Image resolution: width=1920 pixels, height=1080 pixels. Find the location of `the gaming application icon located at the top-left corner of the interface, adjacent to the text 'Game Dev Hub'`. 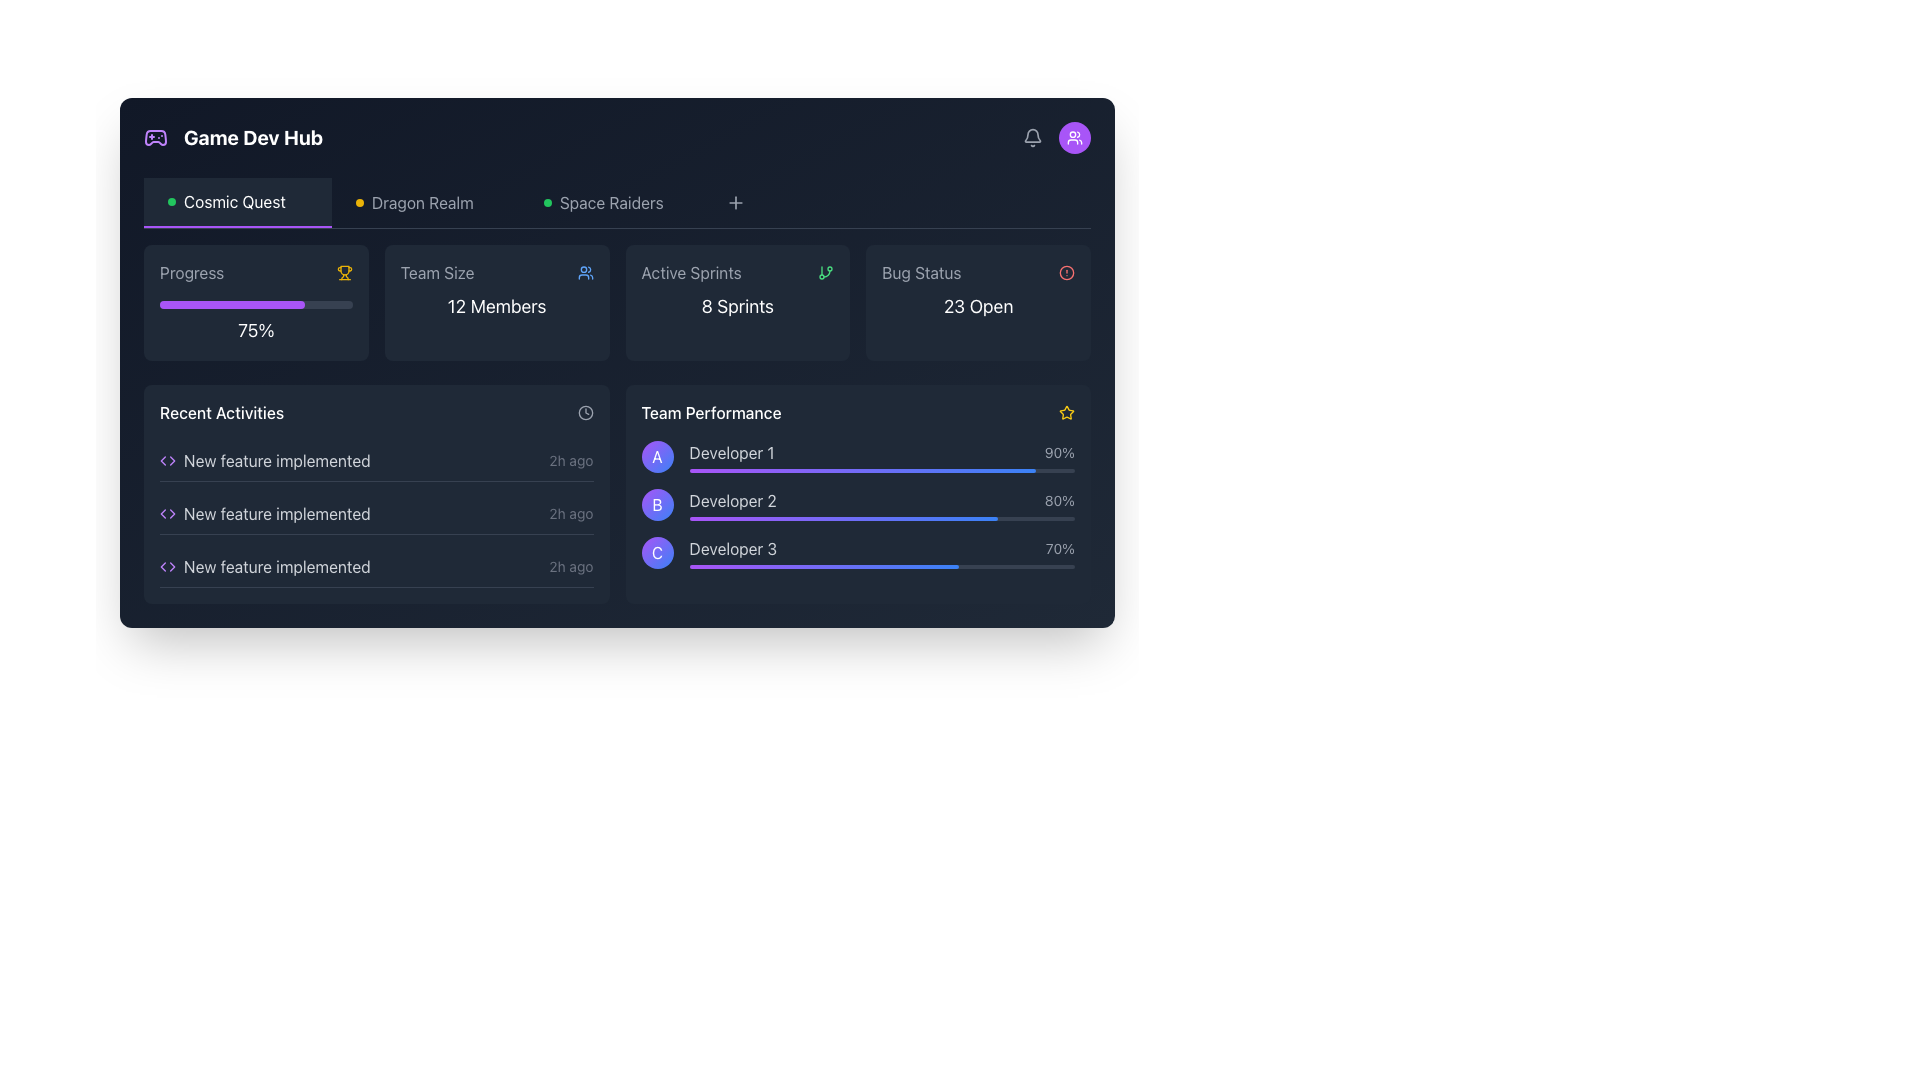

the gaming application icon located at the top-left corner of the interface, adjacent to the text 'Game Dev Hub' is located at coordinates (155, 137).